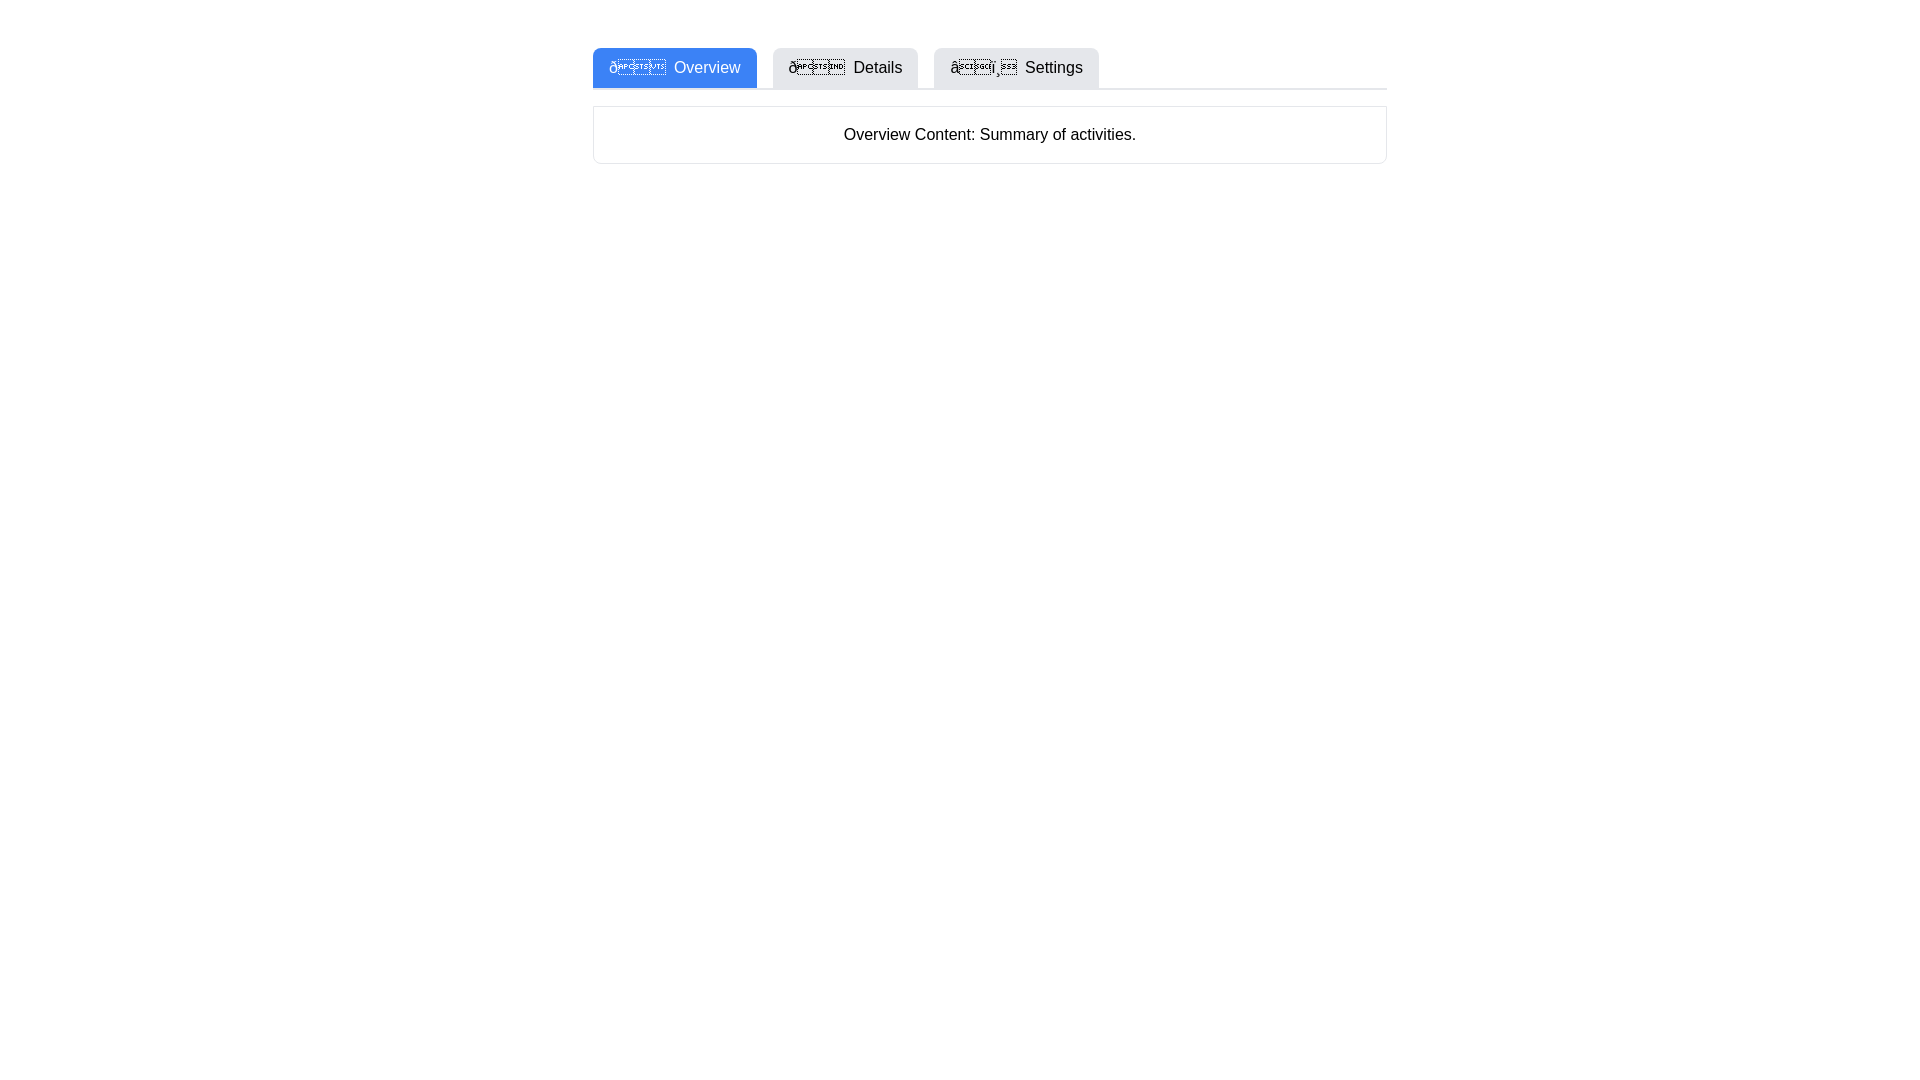  I want to click on the third navigation tab button, which redirects to the 'Settings' view, so click(1016, 67).